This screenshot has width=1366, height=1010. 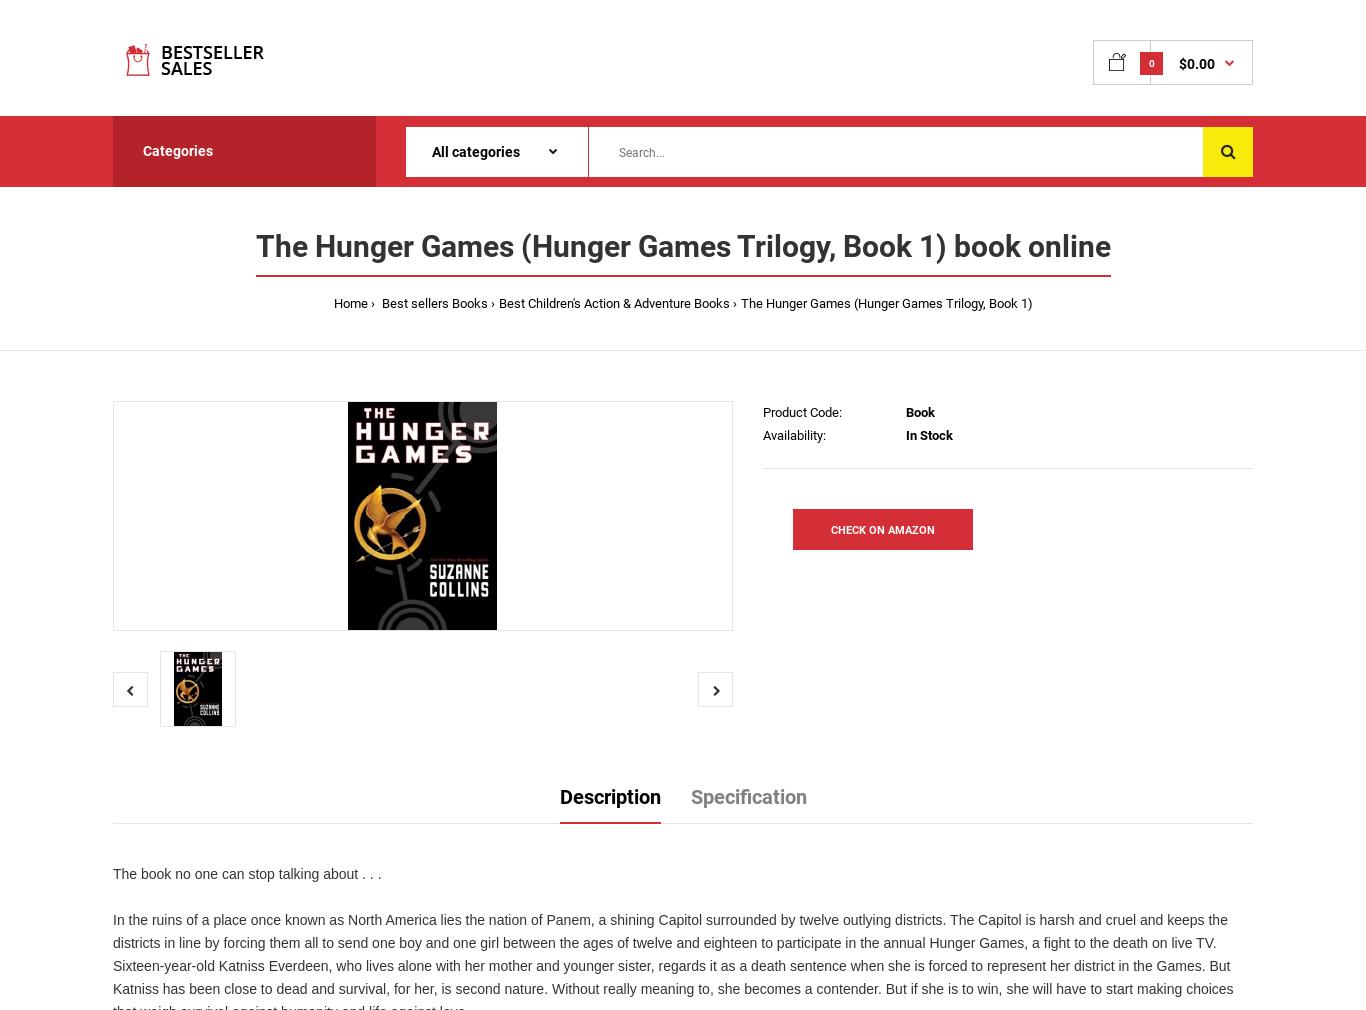 What do you see at coordinates (1112, 446) in the screenshot?
I see `'Best Vampire Romances Books'` at bounding box center [1112, 446].